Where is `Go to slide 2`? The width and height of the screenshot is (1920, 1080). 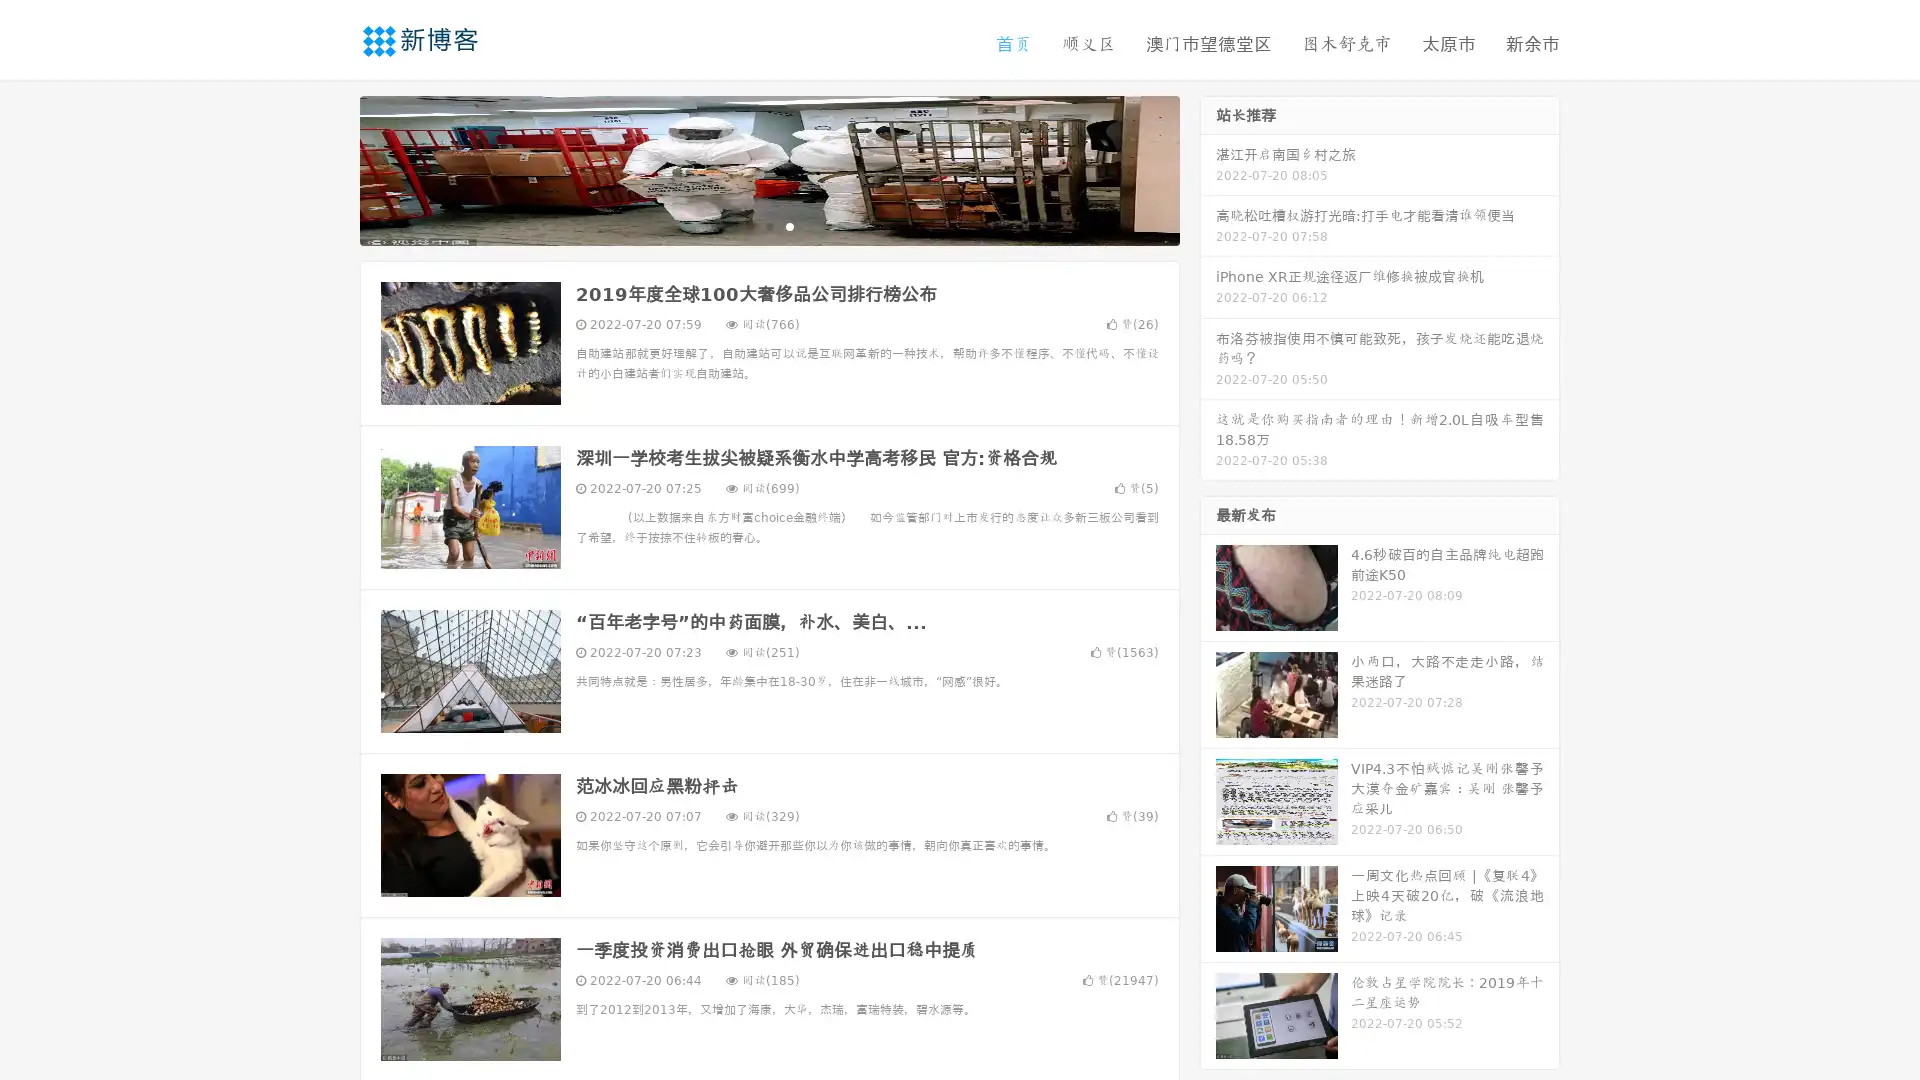
Go to slide 2 is located at coordinates (768, 225).